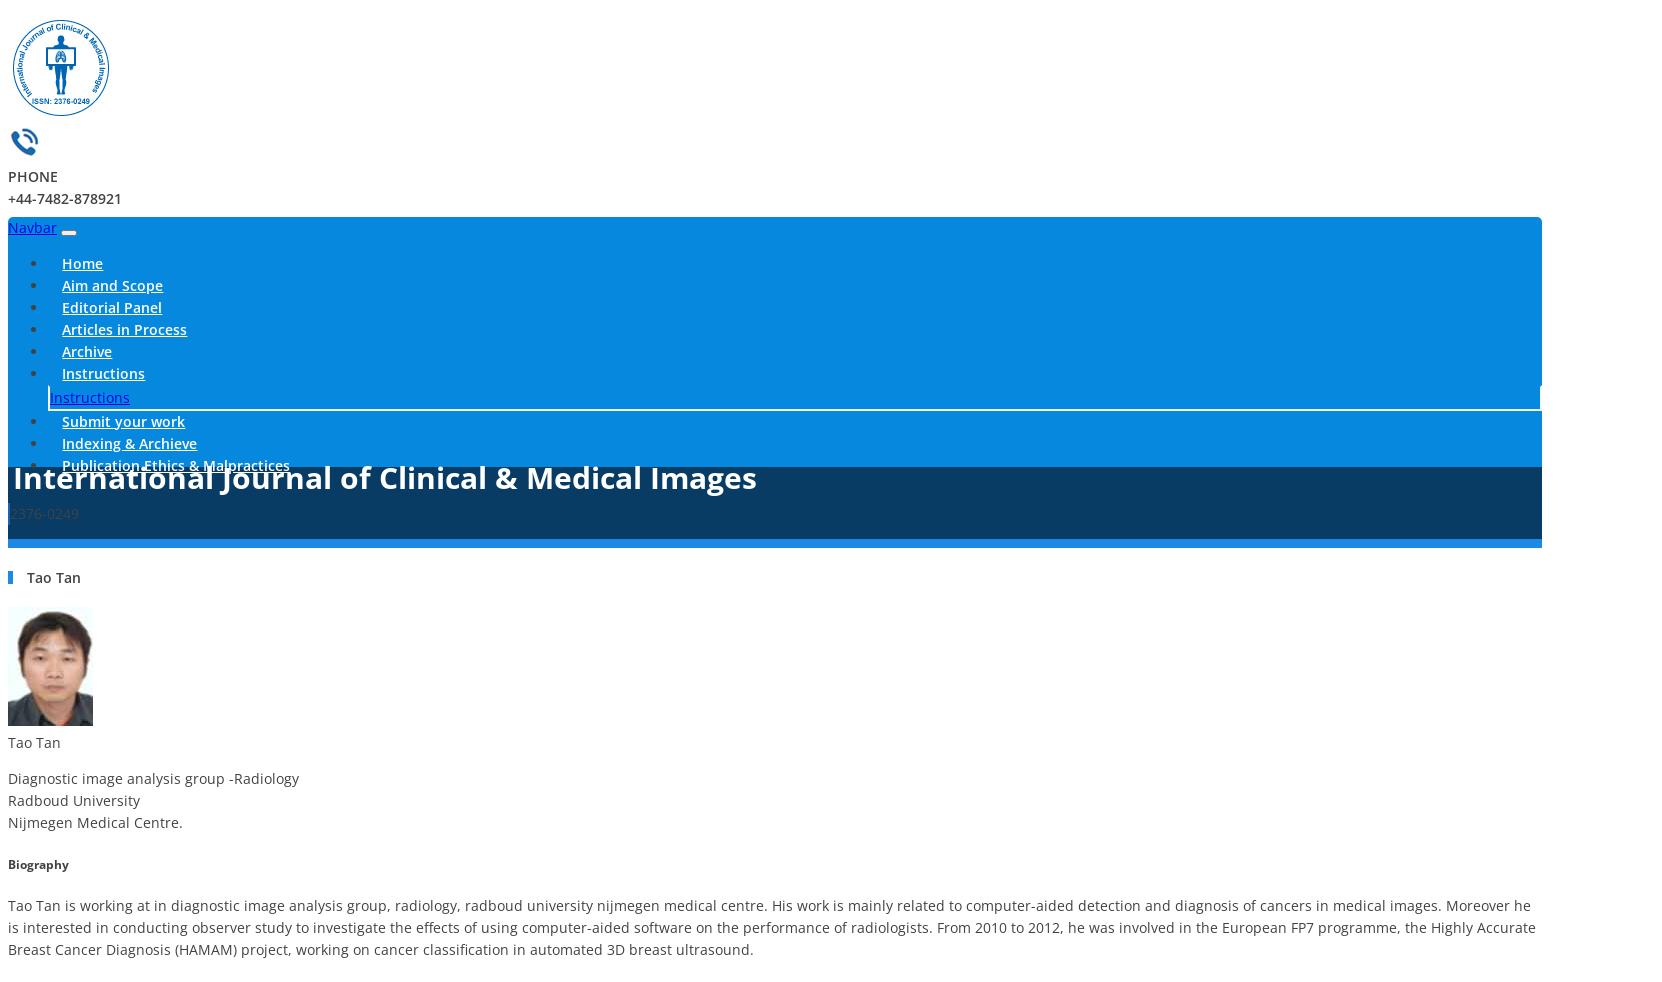 The width and height of the screenshot is (1662, 982). Describe the element at coordinates (31, 226) in the screenshot. I see `'Navbar'` at that location.